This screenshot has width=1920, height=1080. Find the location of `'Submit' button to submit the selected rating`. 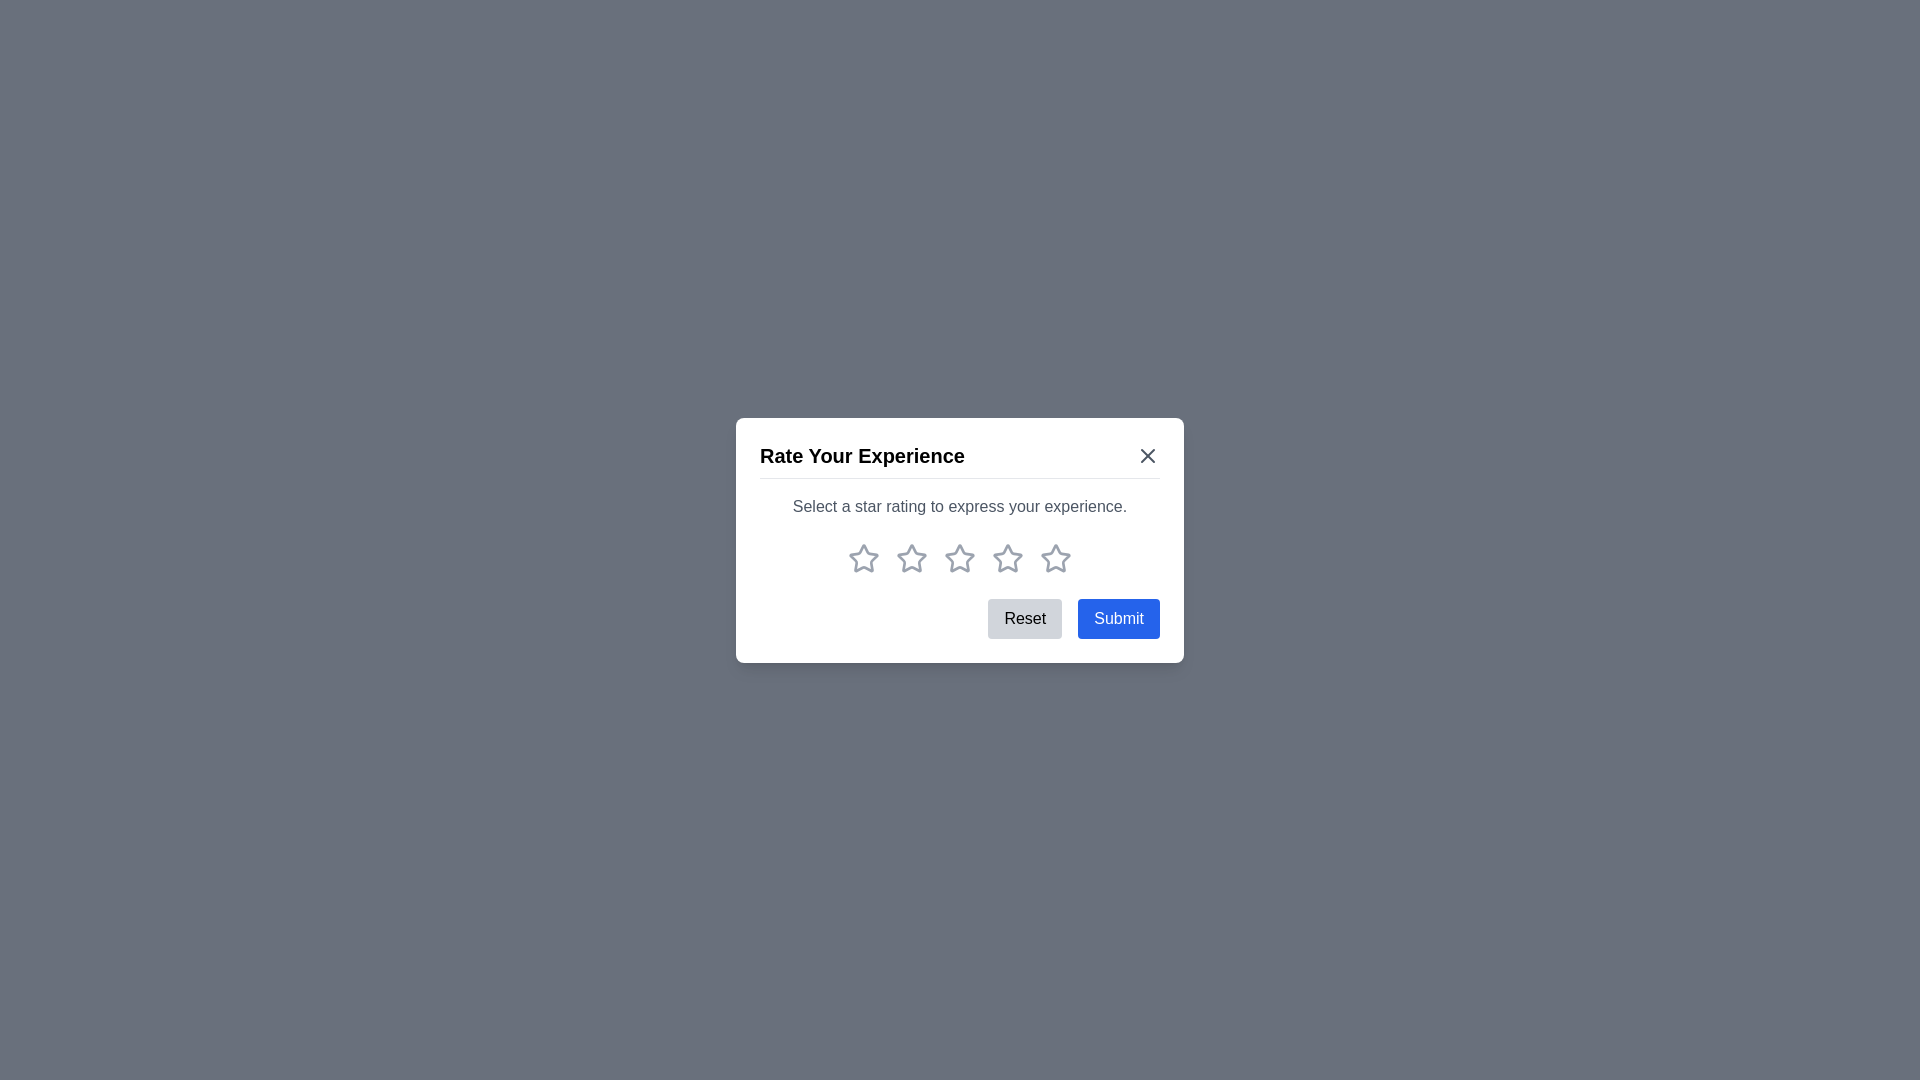

'Submit' button to submit the selected rating is located at coordinates (1117, 616).